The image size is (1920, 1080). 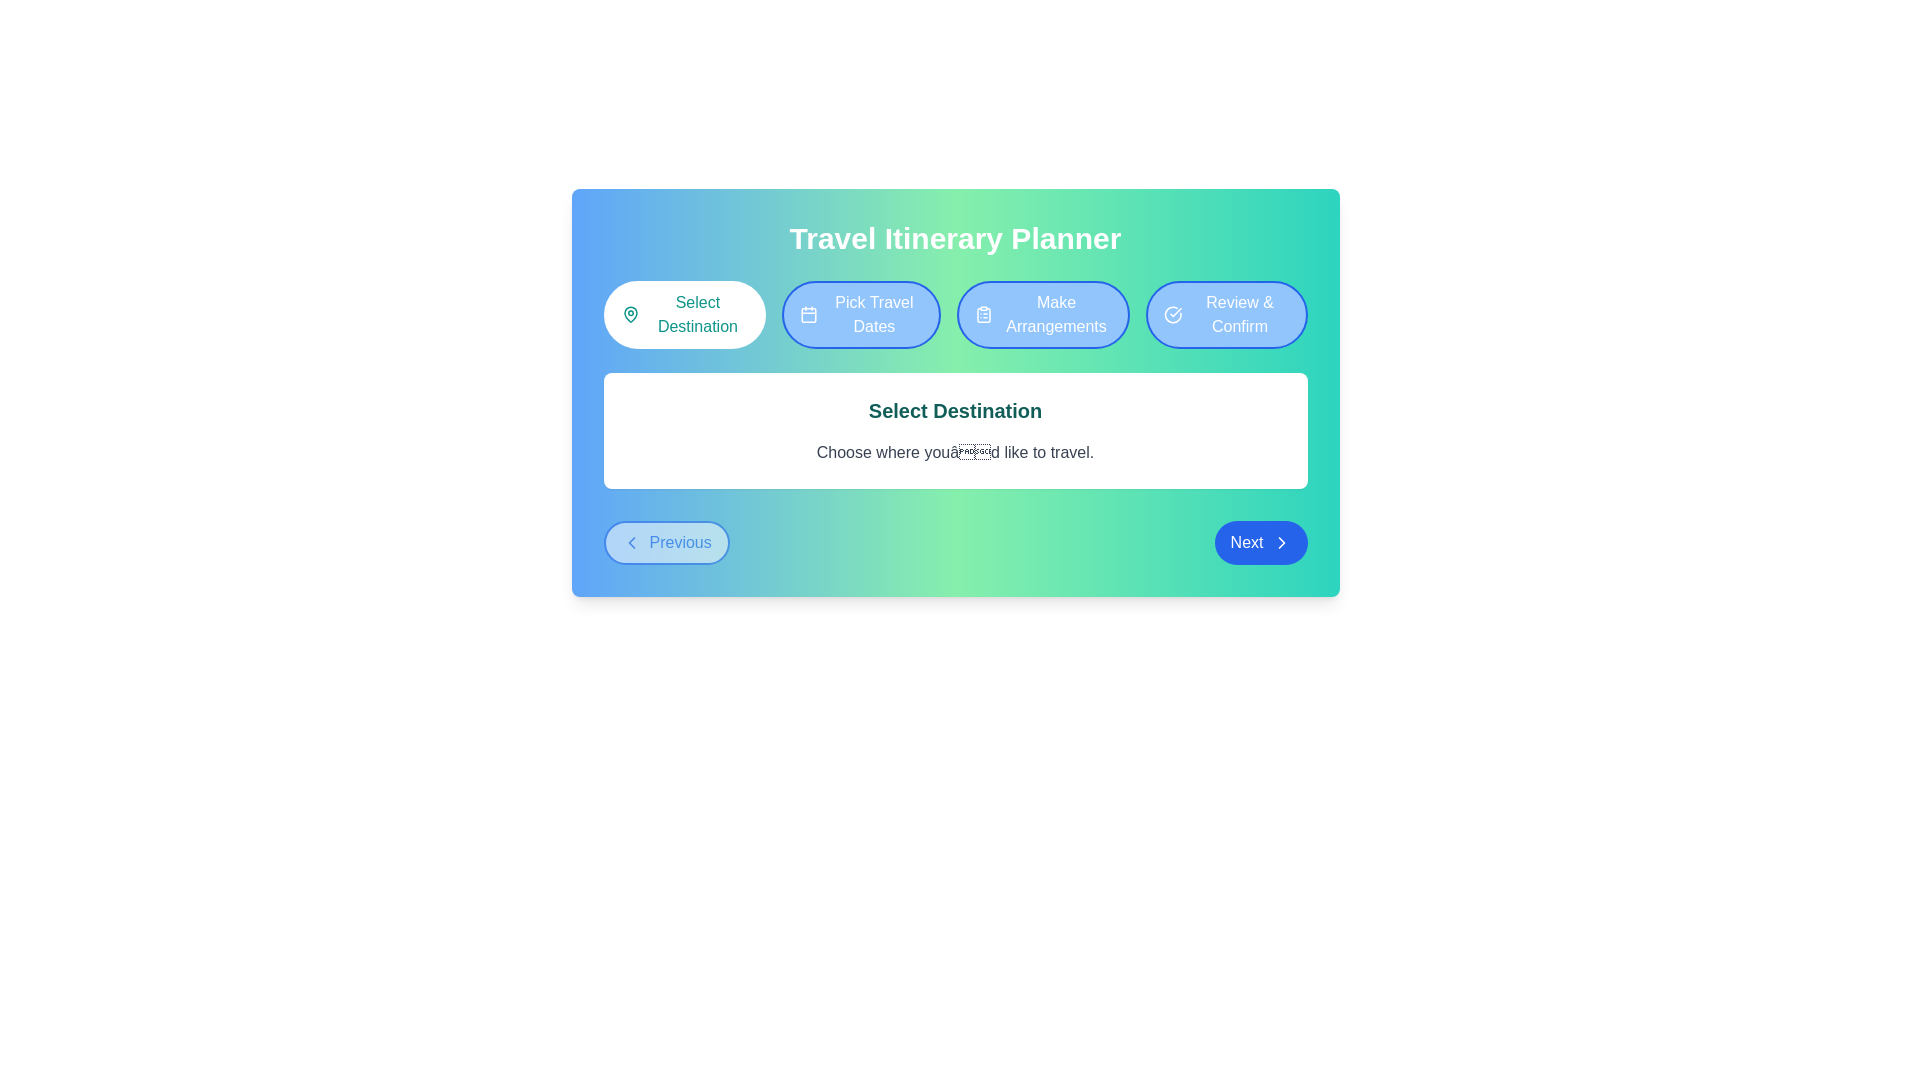 I want to click on the navigational cue icon located within the 'Previous' button, which indicates a backward action, so click(x=630, y=543).